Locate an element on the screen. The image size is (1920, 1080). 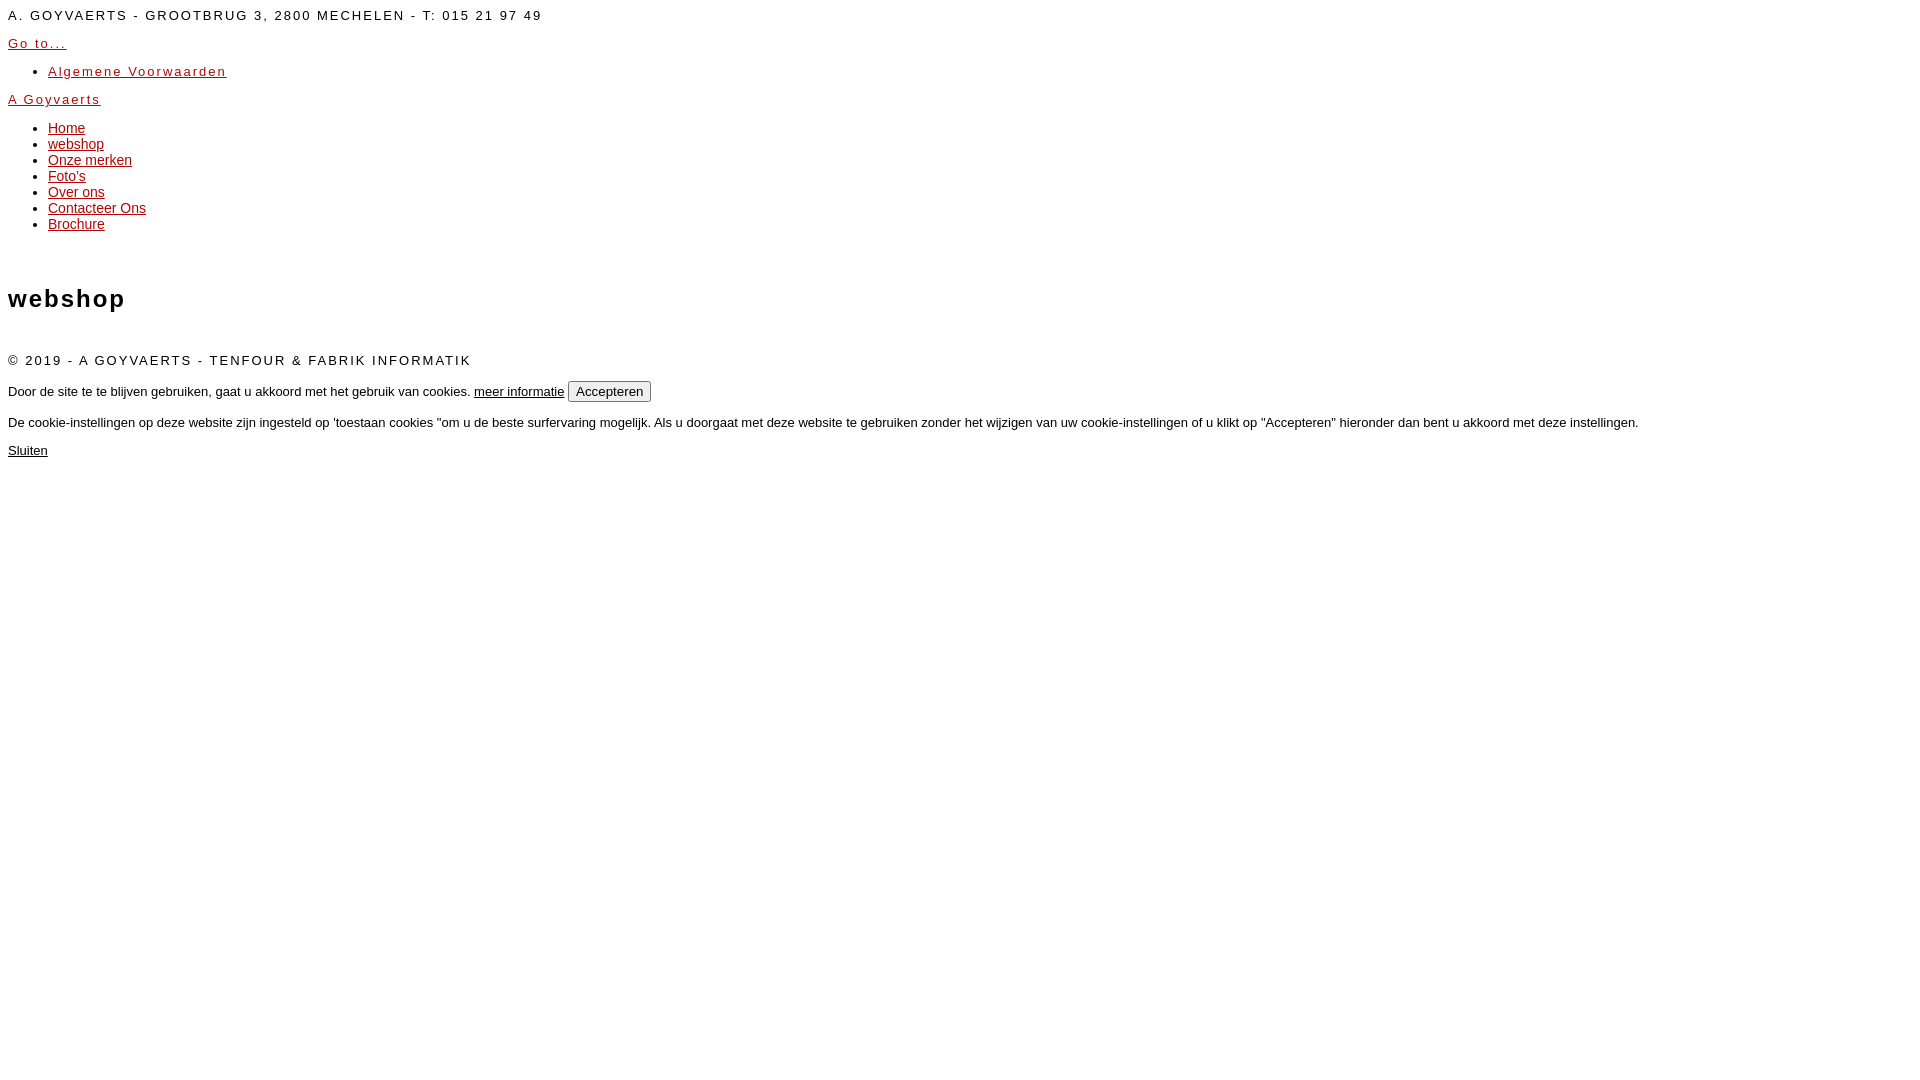
'webshop' is located at coordinates (48, 142).